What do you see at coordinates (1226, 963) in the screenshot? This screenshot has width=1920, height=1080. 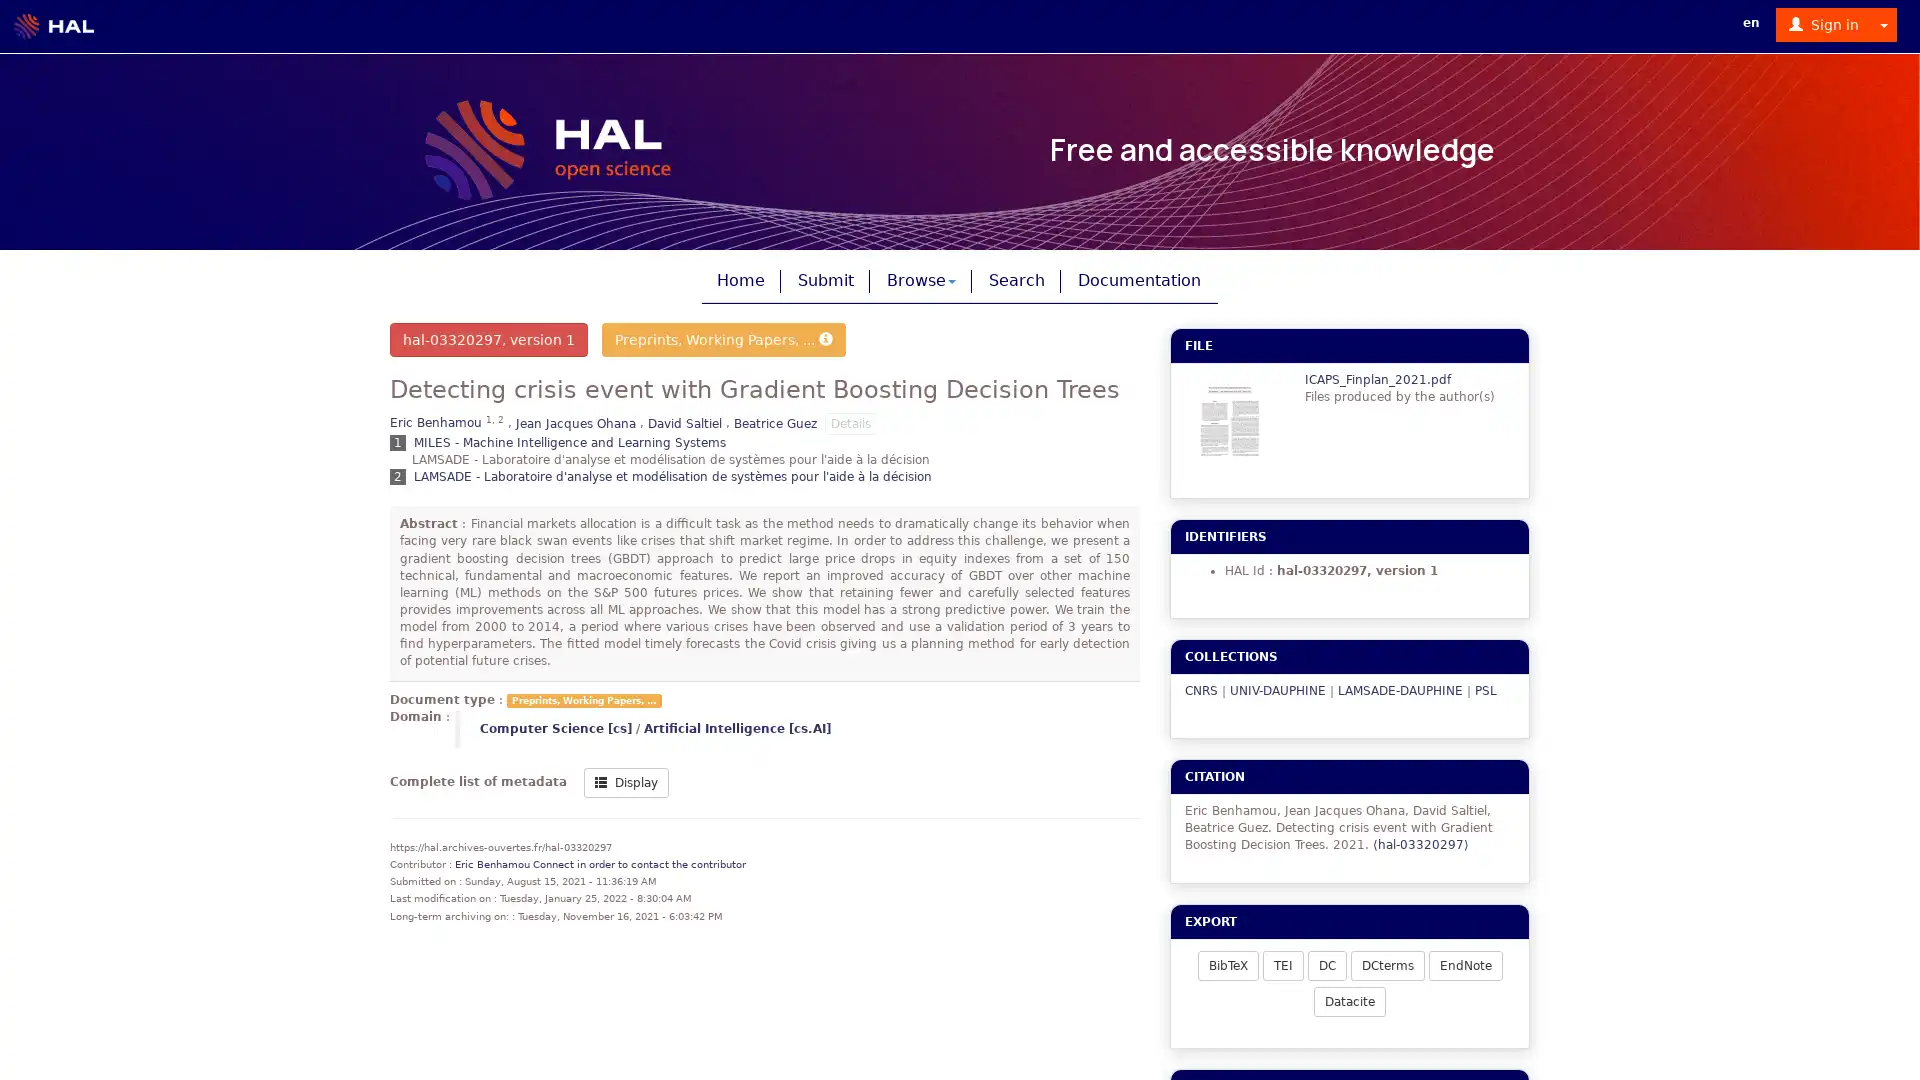 I see `BibTeX` at bounding box center [1226, 963].